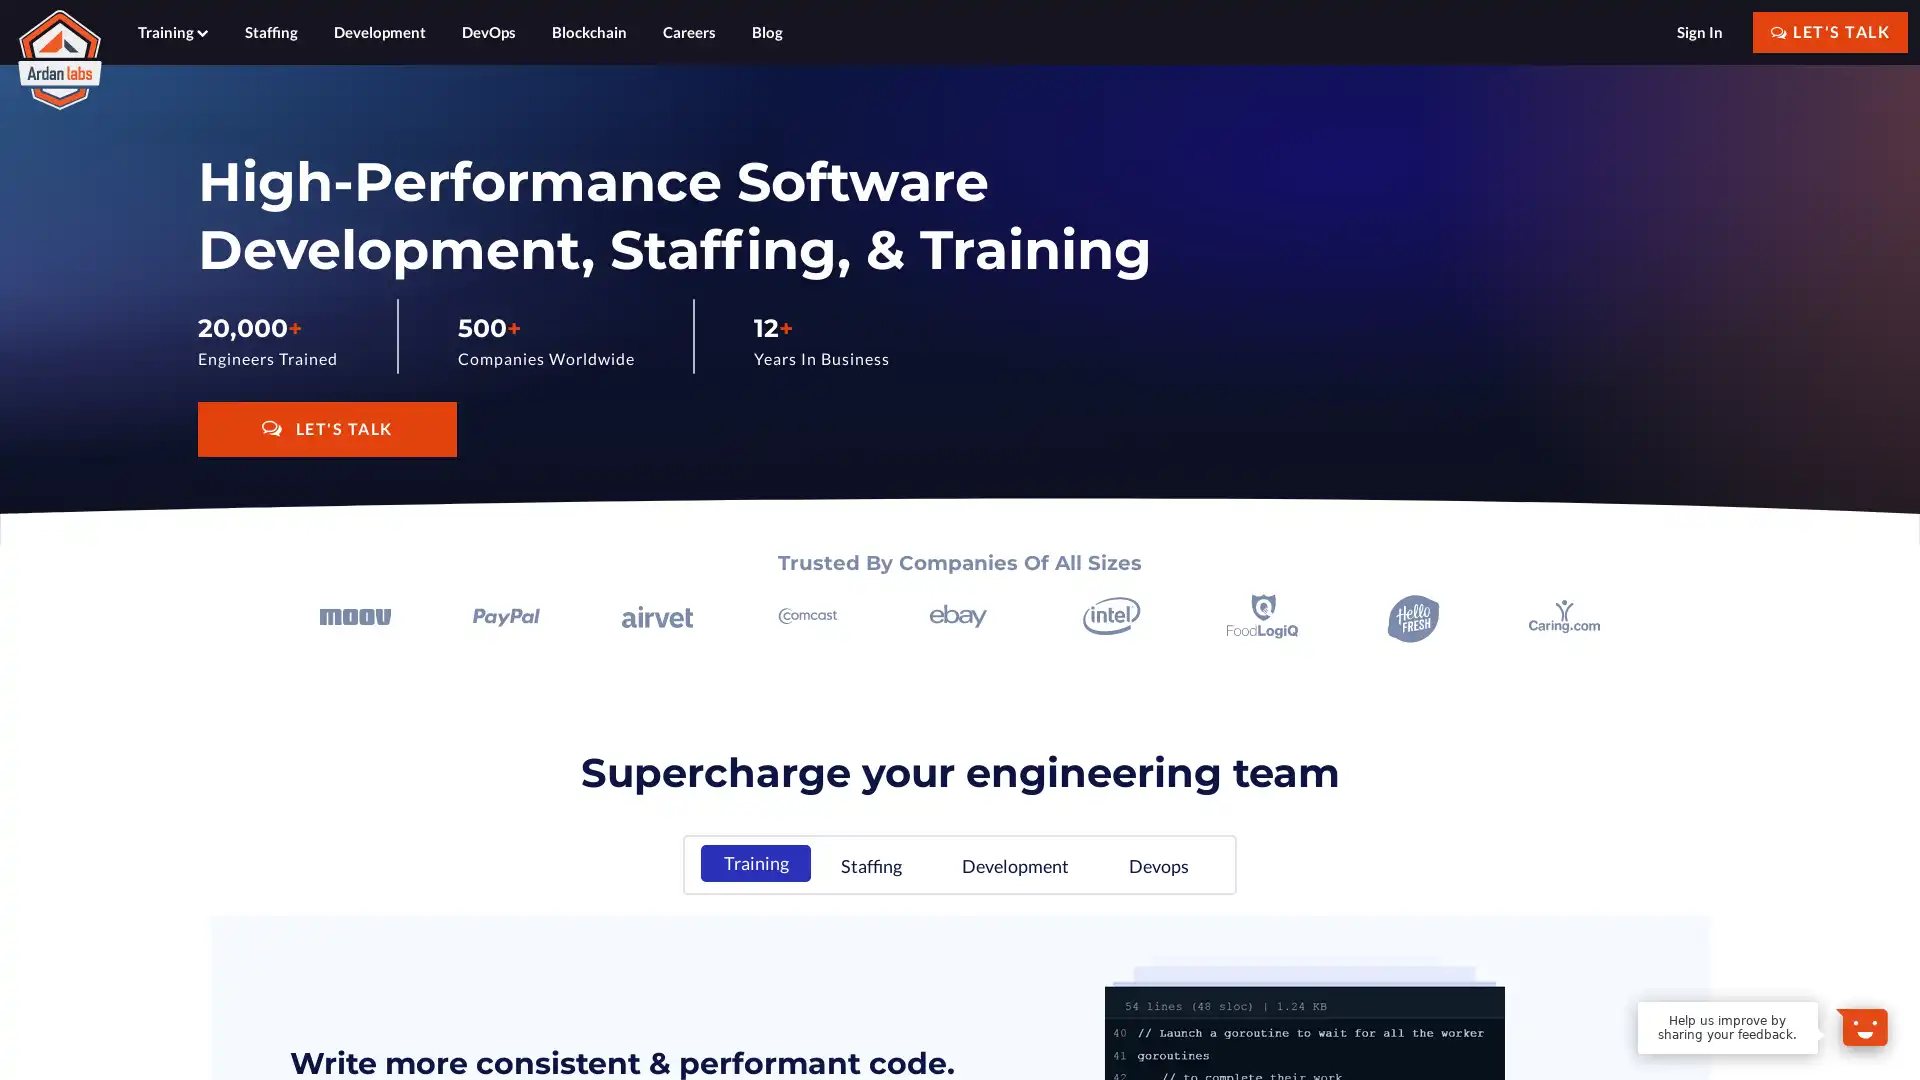 This screenshot has width=1920, height=1080. What do you see at coordinates (326, 428) in the screenshot?
I see `LET'S TALK` at bounding box center [326, 428].